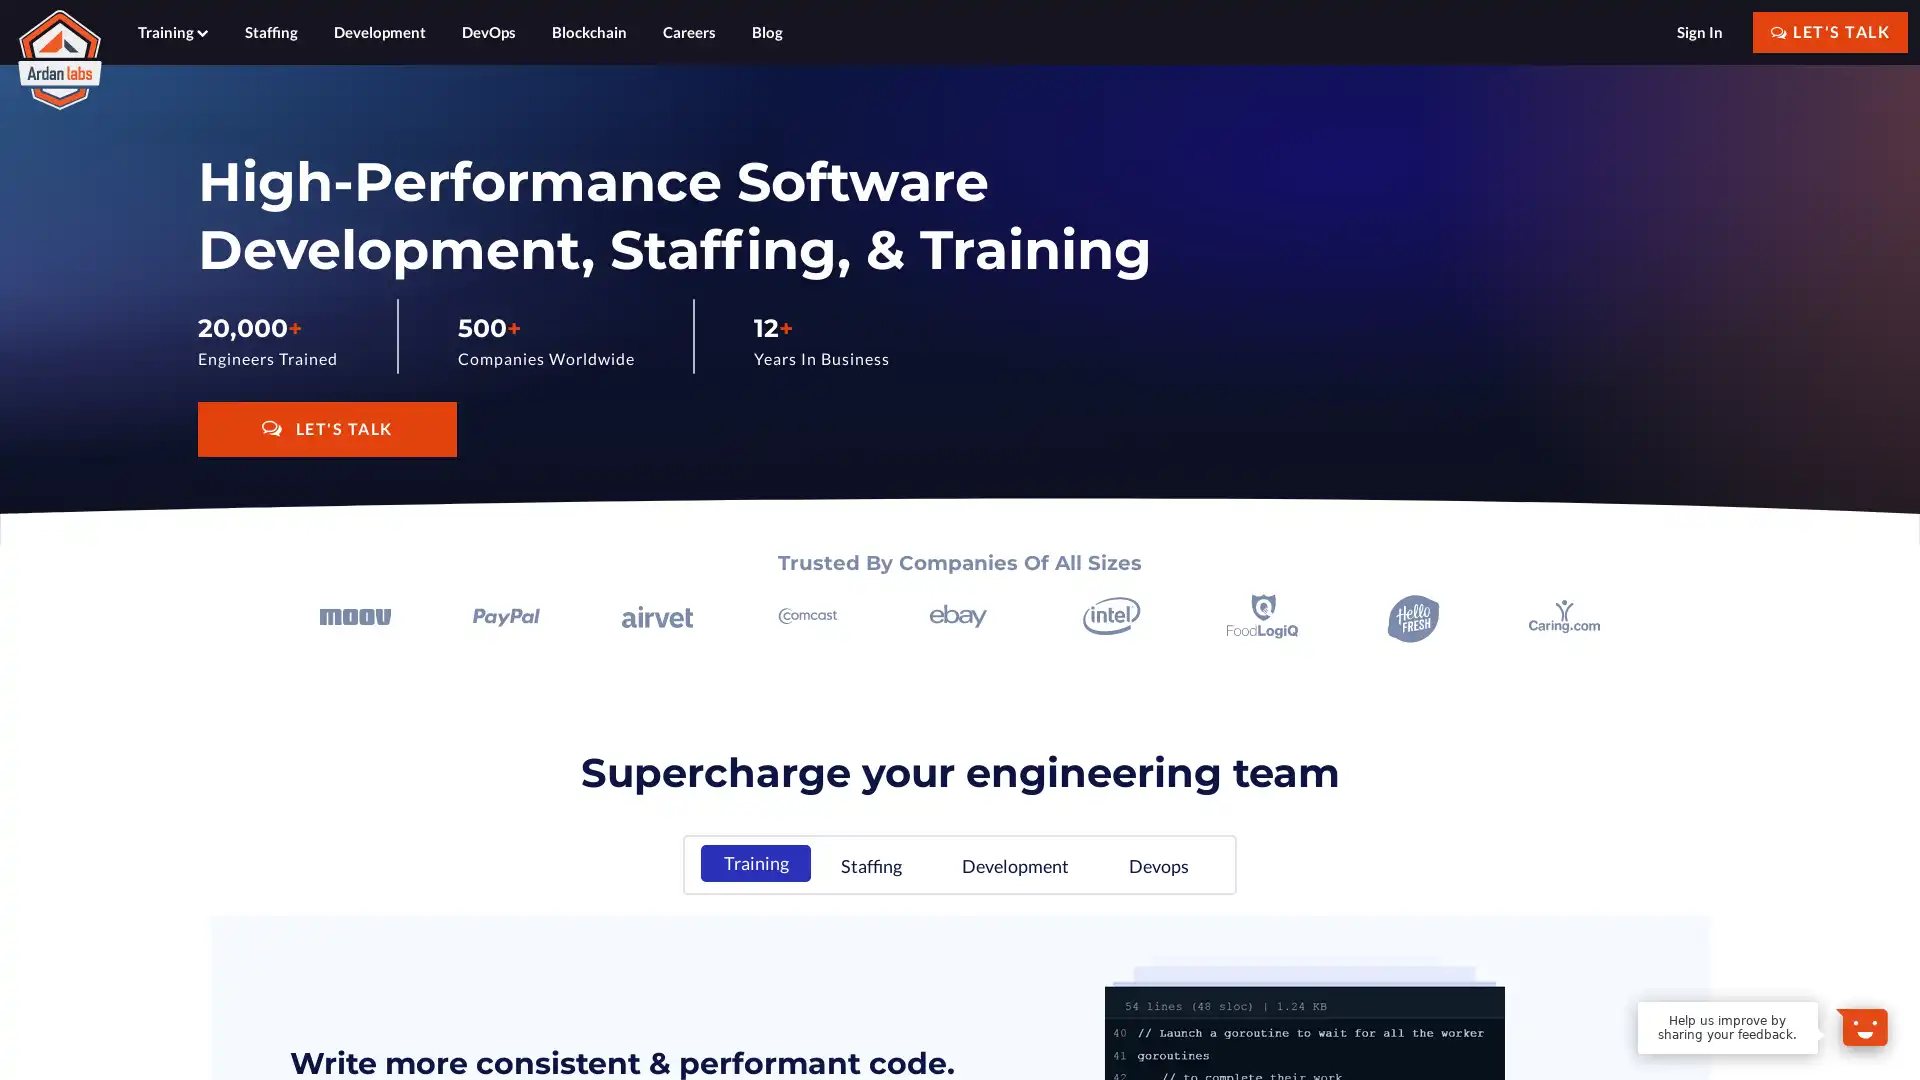 This screenshot has width=1920, height=1080. What do you see at coordinates (326, 428) in the screenshot?
I see `LET'S TALK` at bounding box center [326, 428].